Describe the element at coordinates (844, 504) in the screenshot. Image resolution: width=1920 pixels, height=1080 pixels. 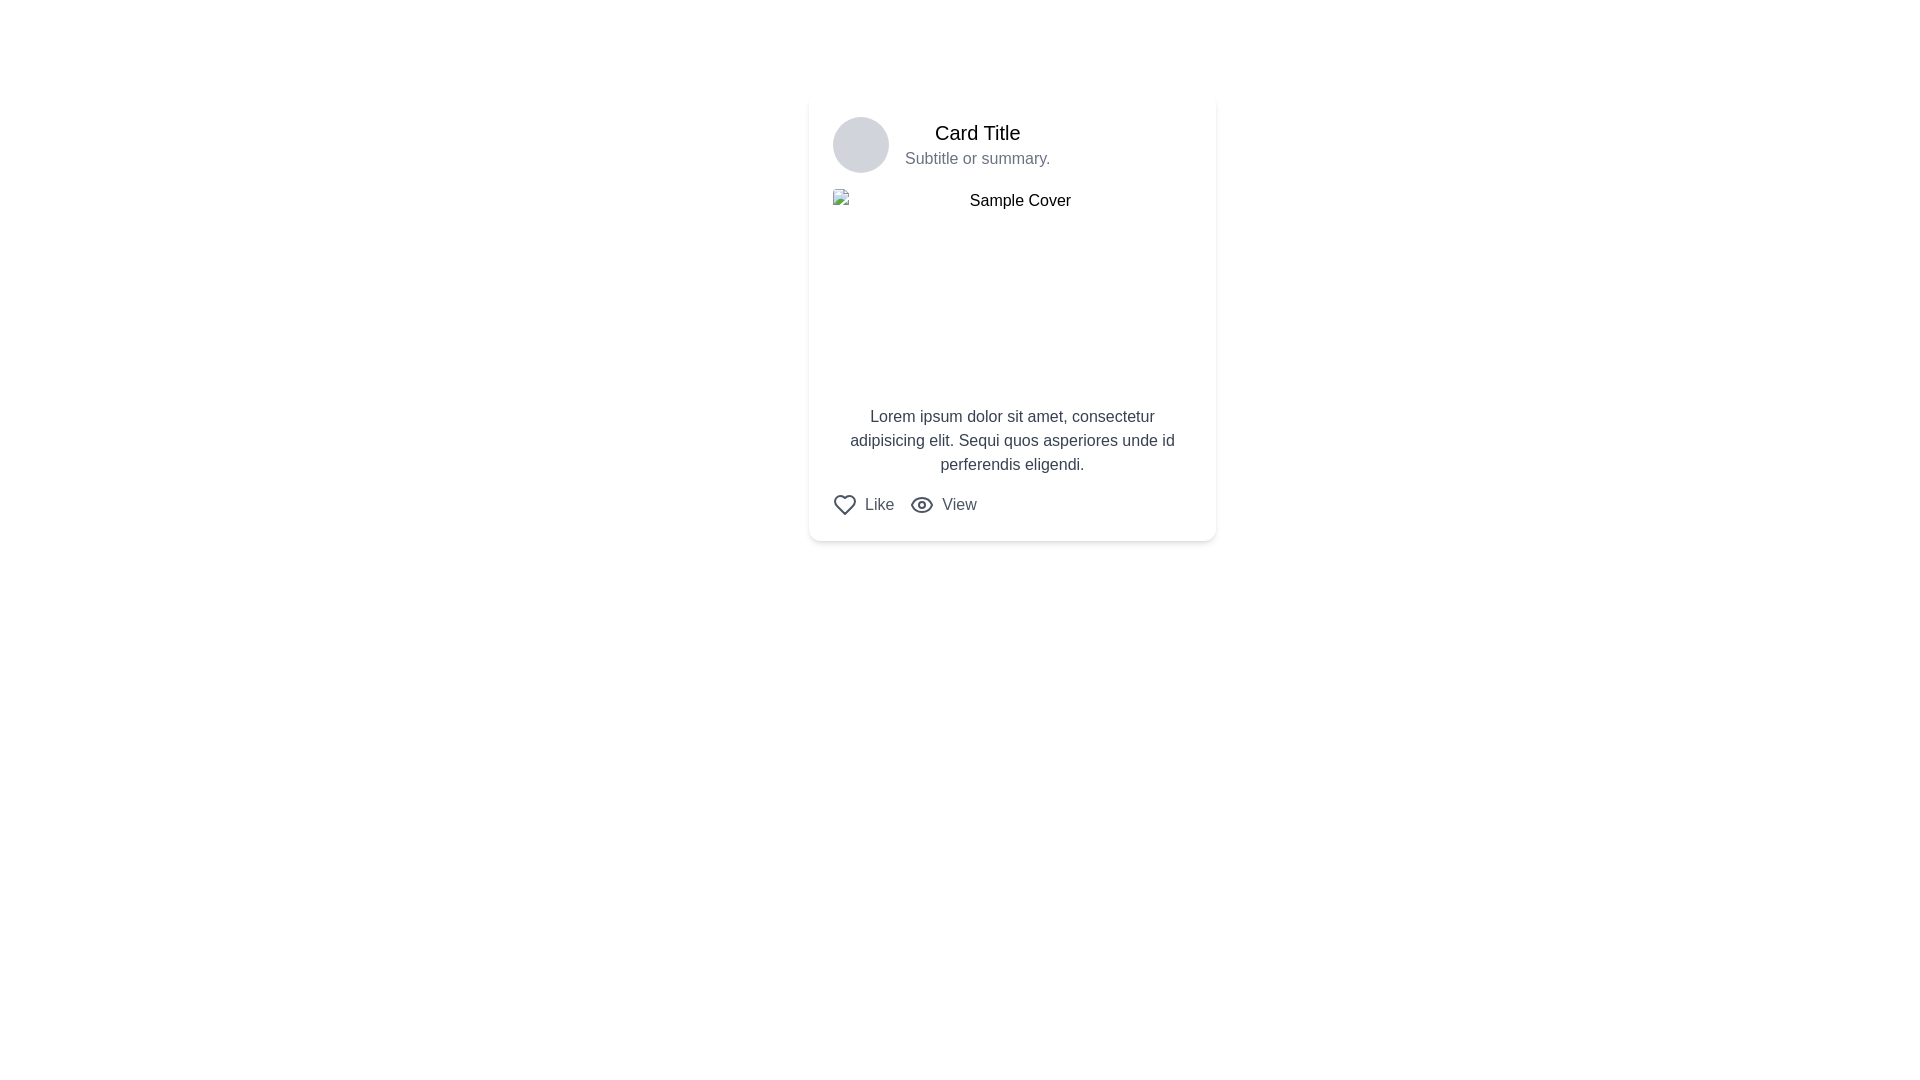
I see `the 'like' icon located to the left of the text 'Like' at the bottom-left corner of the card layout` at that location.